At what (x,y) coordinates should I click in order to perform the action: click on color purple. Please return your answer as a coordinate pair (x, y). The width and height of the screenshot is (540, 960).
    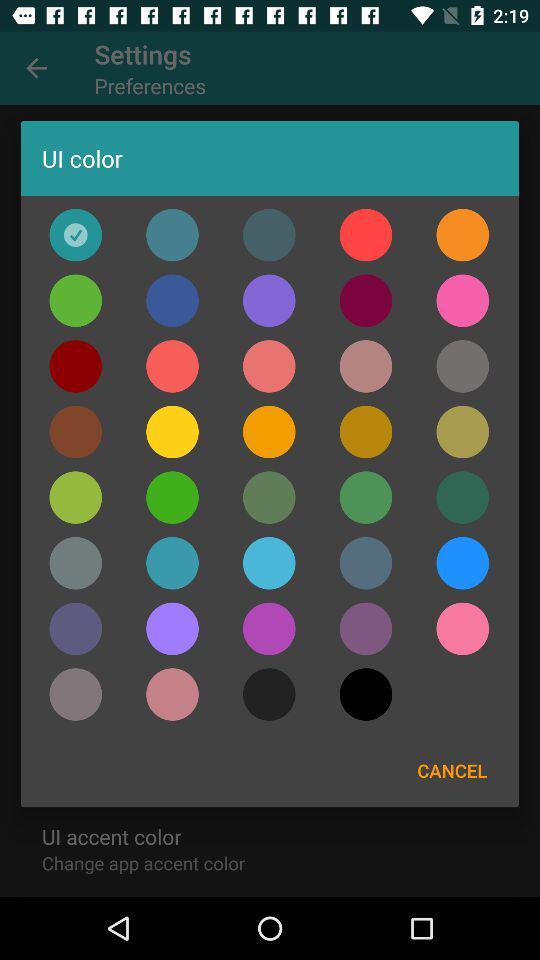
    Looking at the image, I should click on (269, 627).